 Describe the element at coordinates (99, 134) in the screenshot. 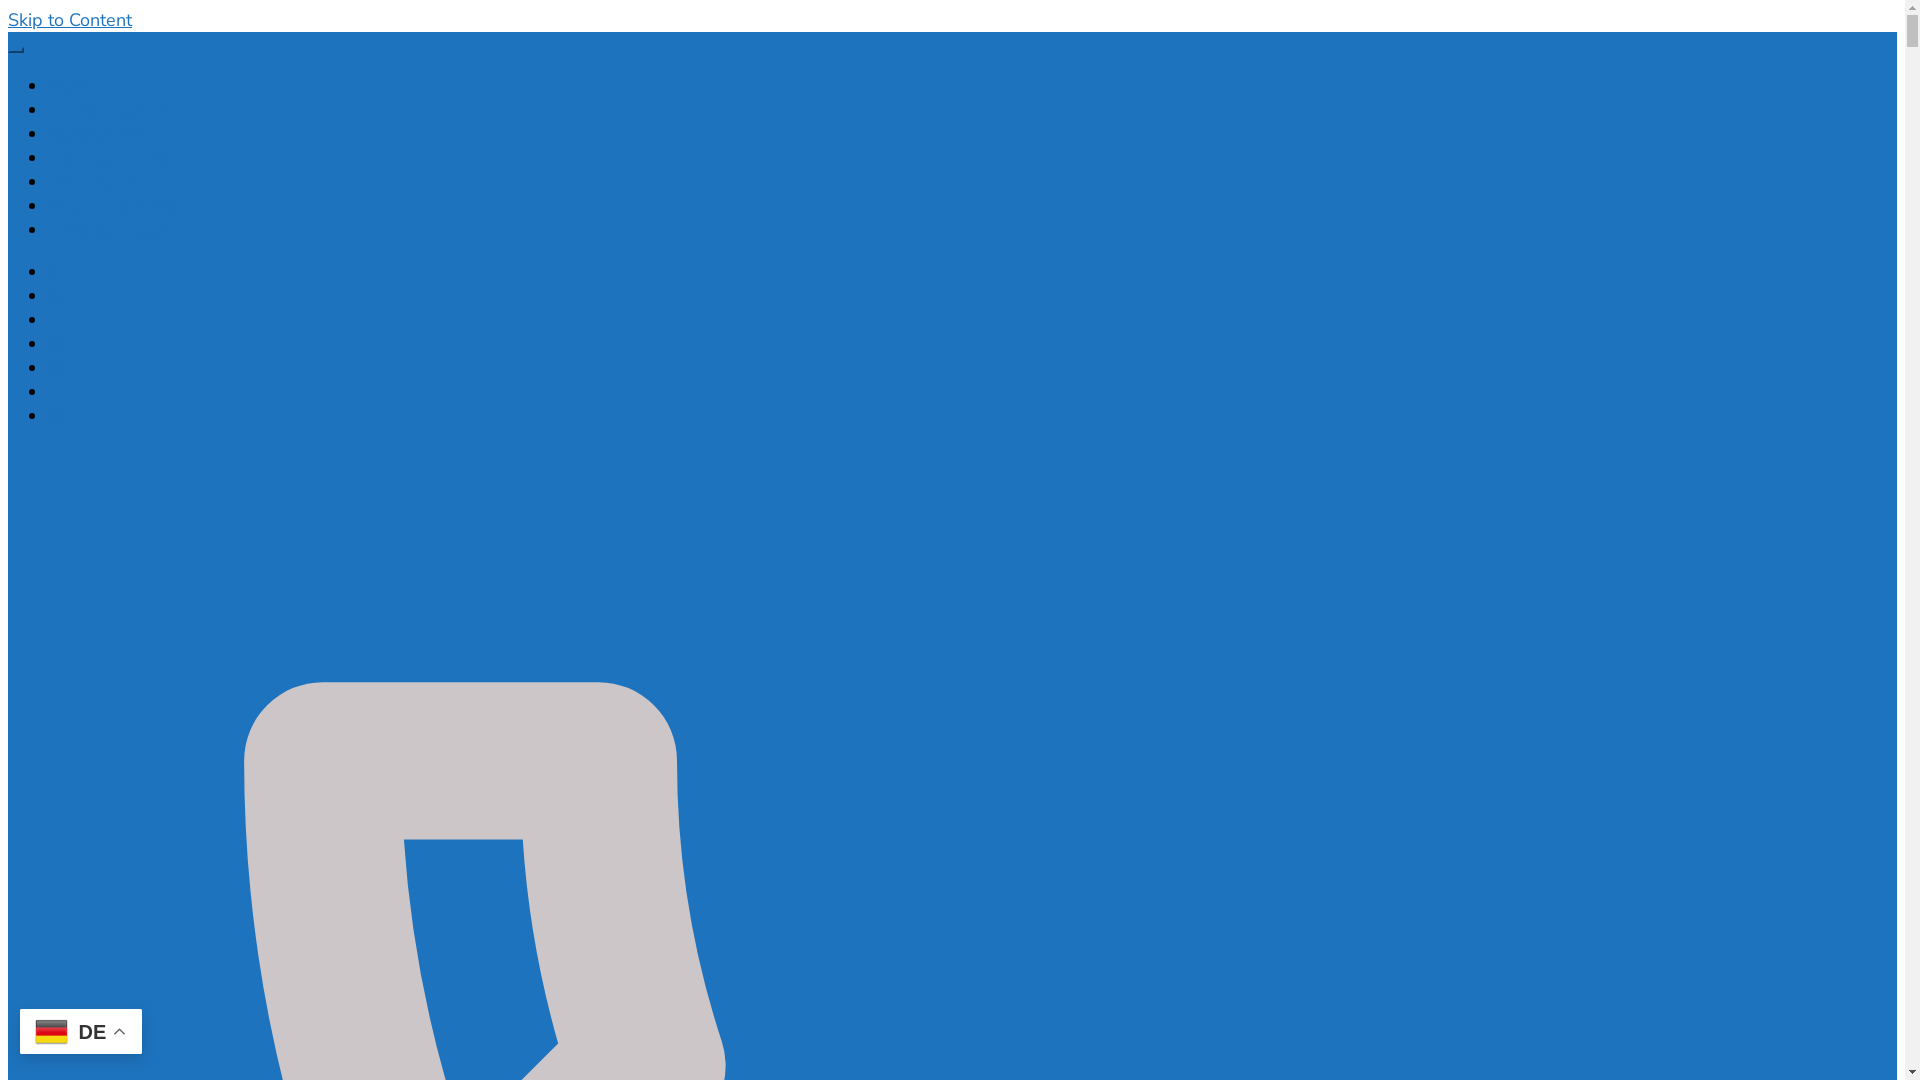

I see `'Notfalltermin'` at that location.